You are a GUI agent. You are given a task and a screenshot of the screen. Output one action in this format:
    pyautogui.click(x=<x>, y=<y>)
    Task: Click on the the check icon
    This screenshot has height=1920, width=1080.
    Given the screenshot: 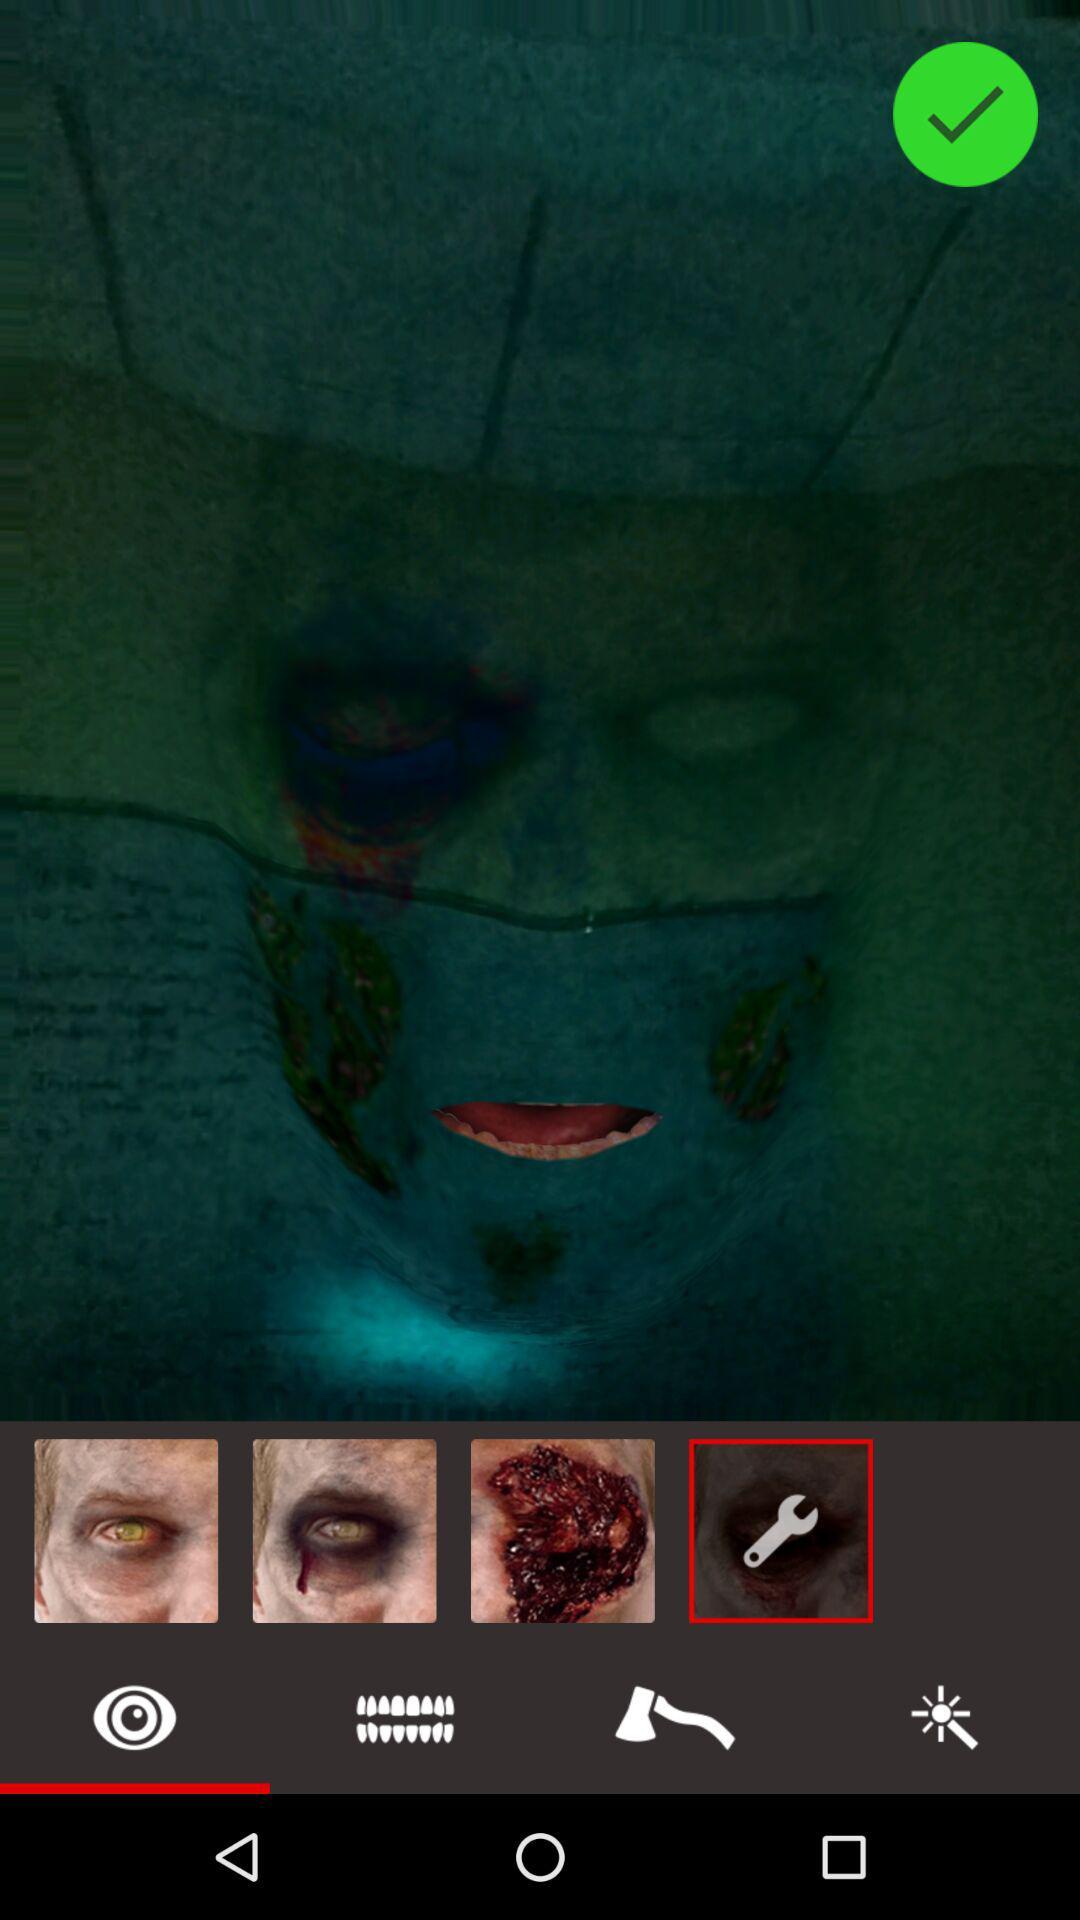 What is the action you would take?
    pyautogui.click(x=964, y=113)
    